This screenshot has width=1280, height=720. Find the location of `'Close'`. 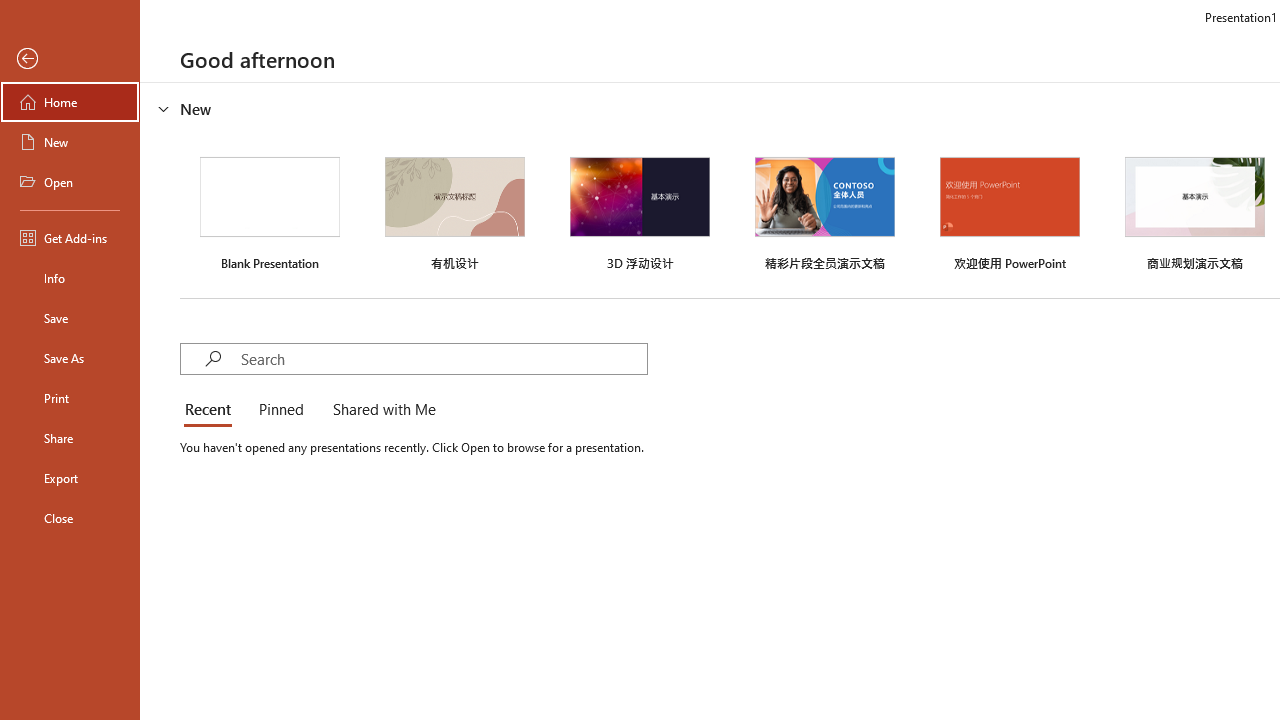

'Close' is located at coordinates (69, 517).